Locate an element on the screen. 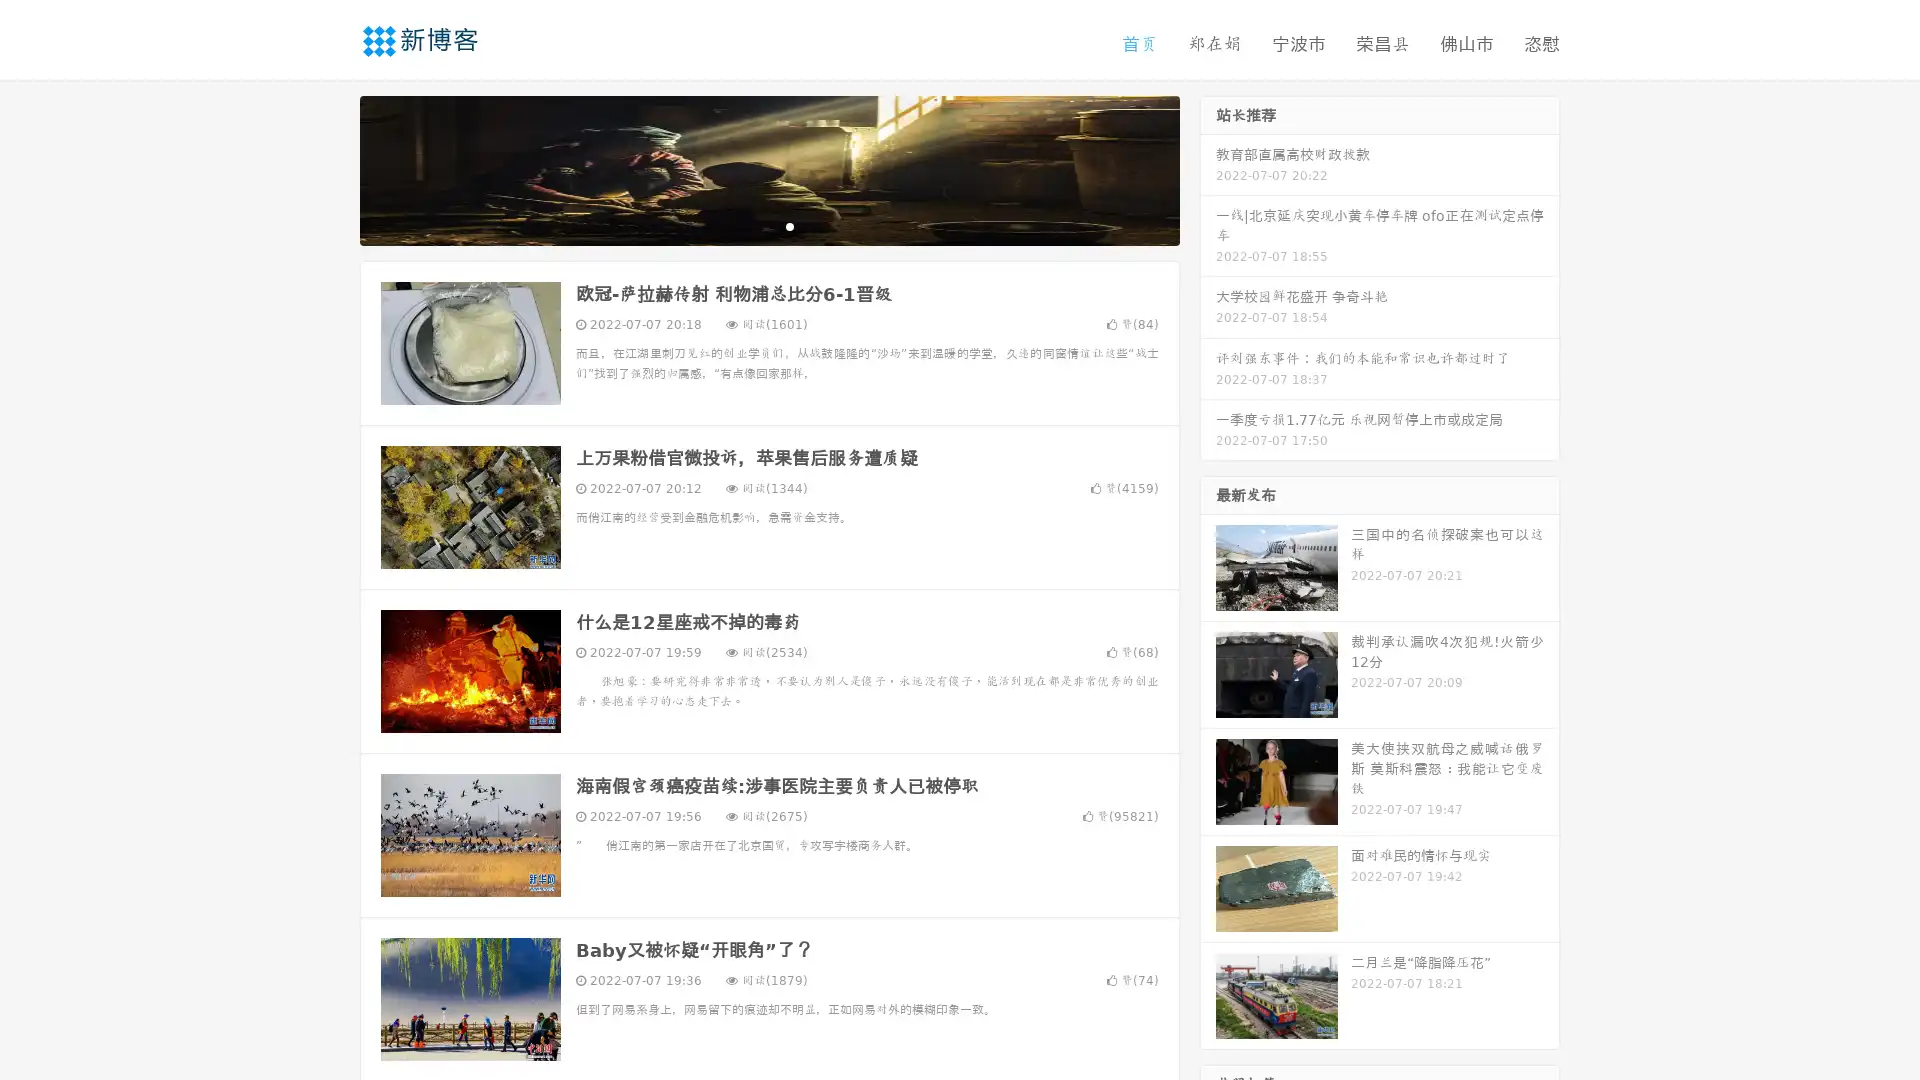  Go to slide 1 is located at coordinates (748, 225).